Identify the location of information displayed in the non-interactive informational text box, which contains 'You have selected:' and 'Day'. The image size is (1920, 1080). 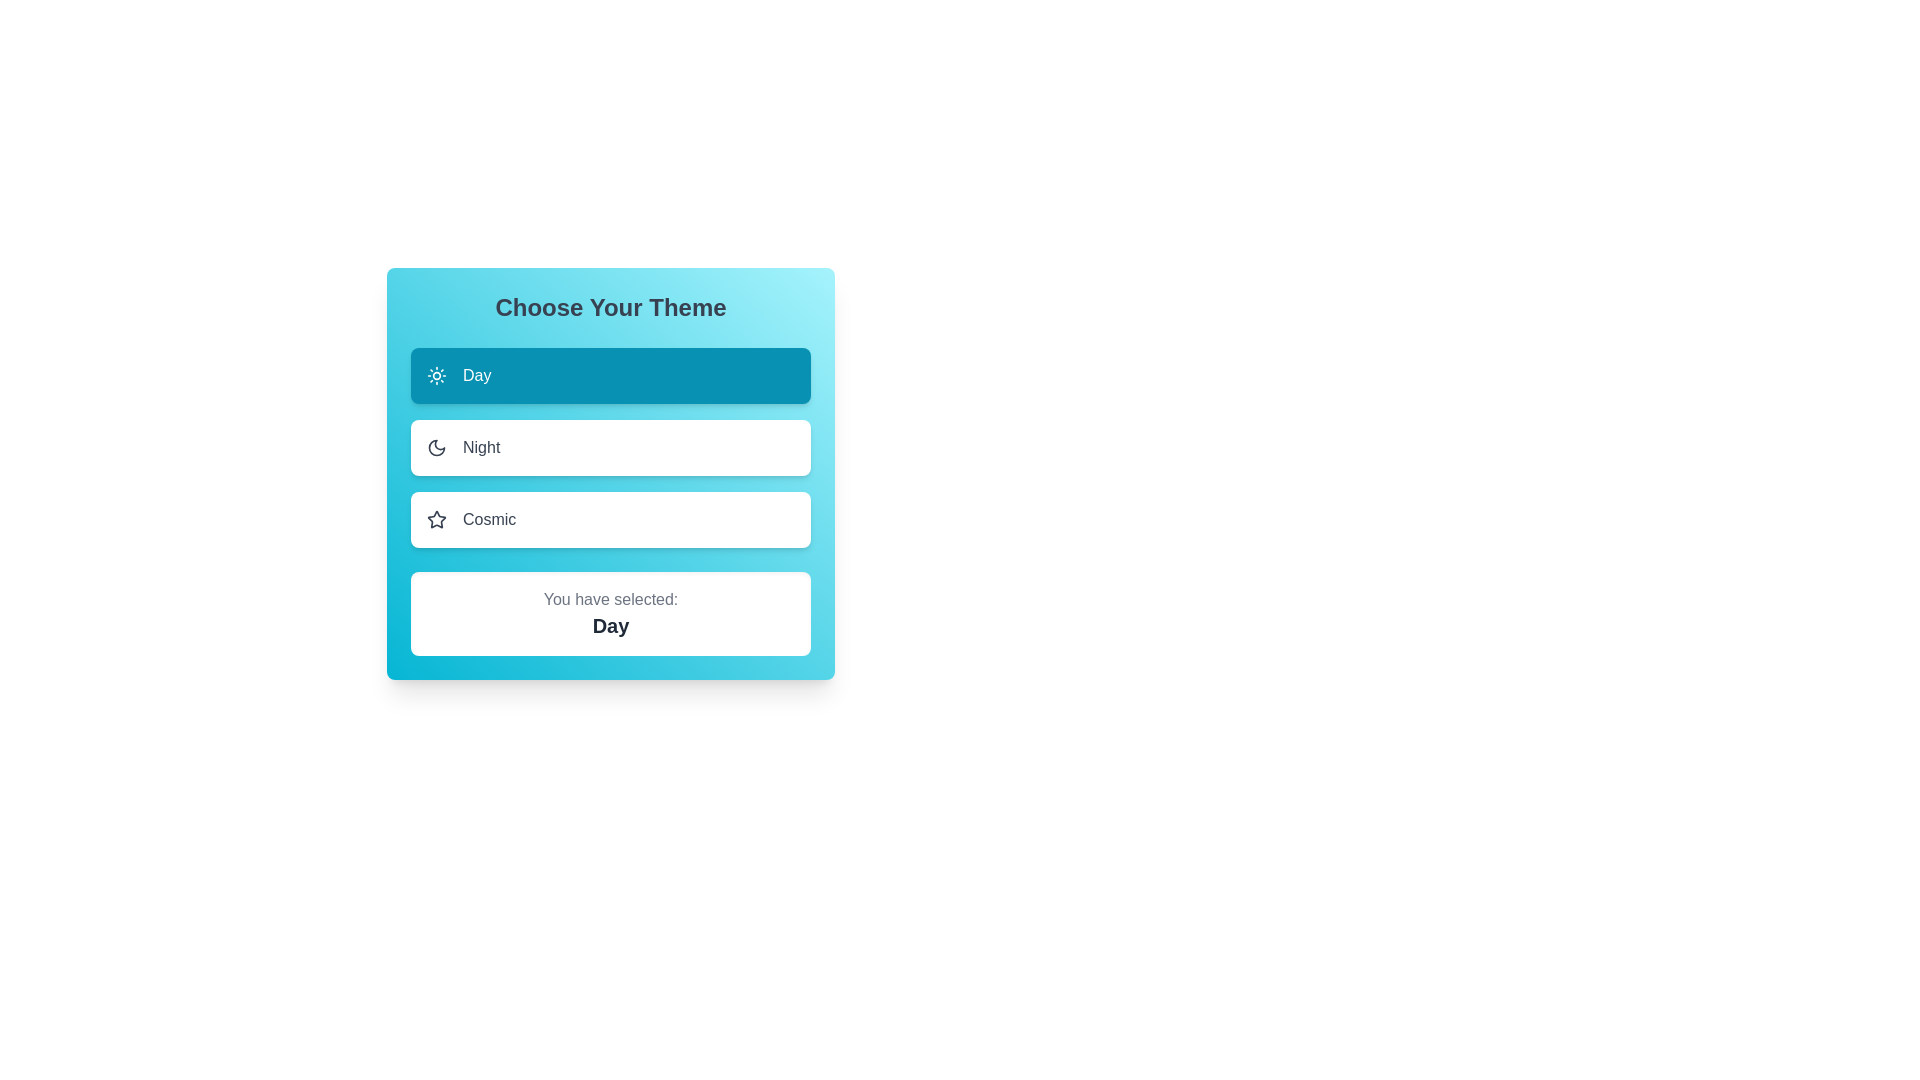
(609, 612).